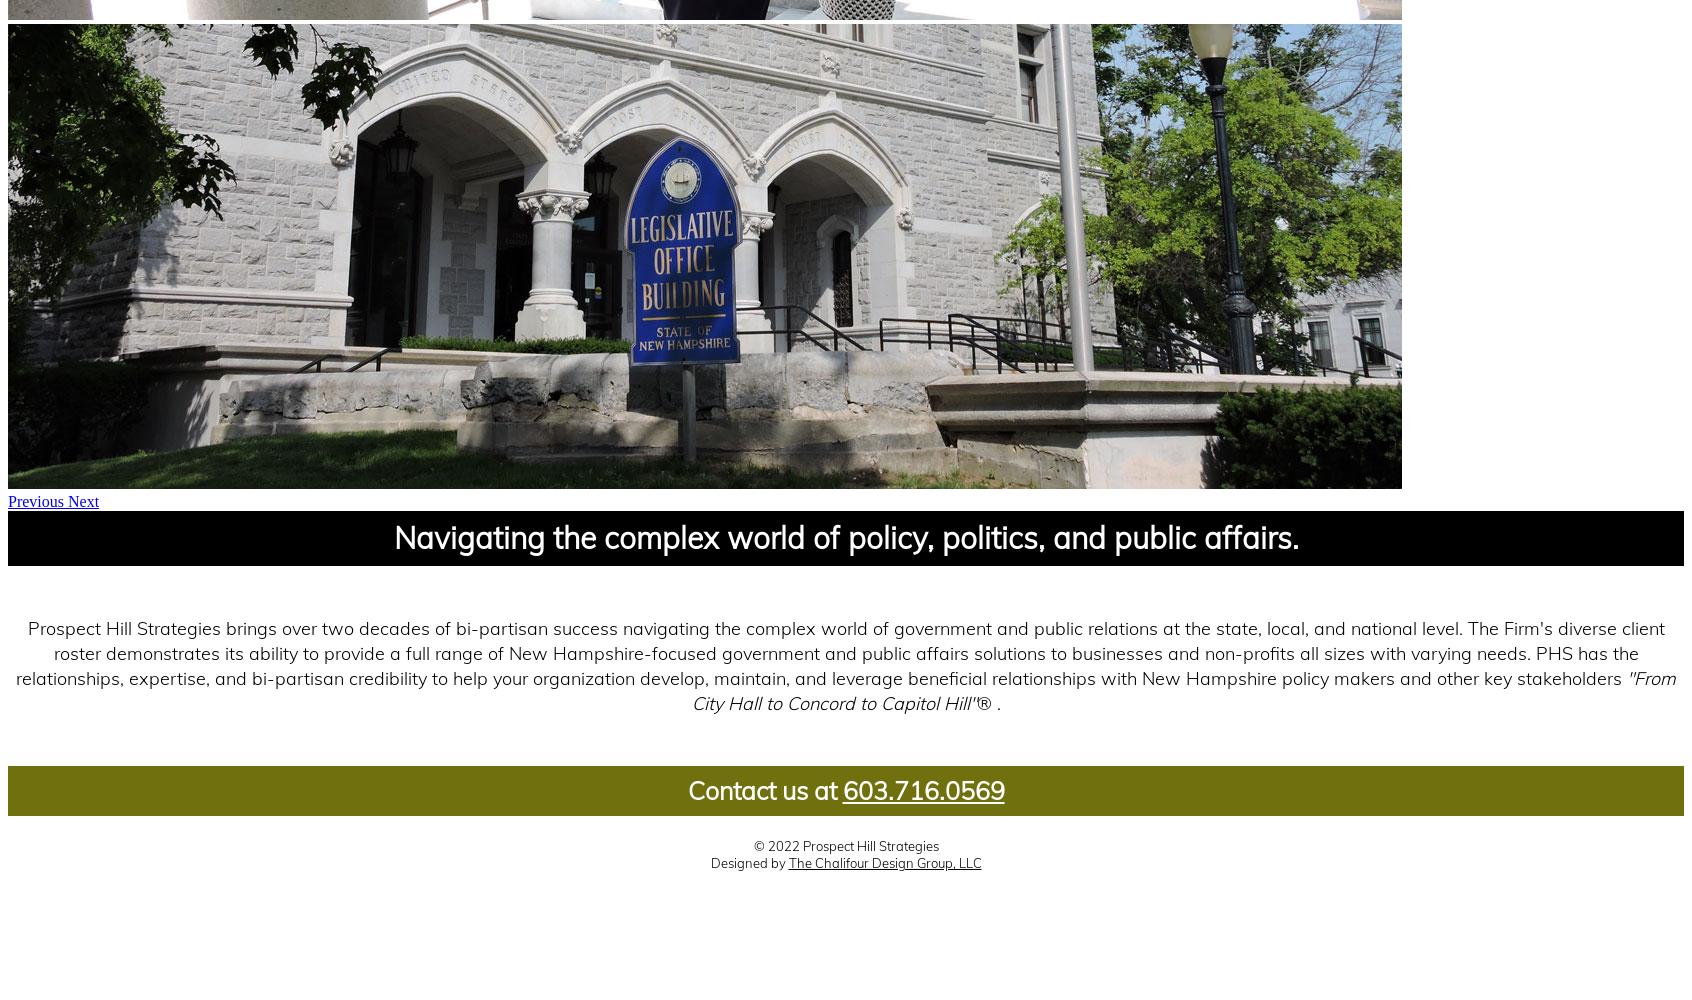 The height and width of the screenshot is (1000, 1692). I want to click on '© 2022 Prospect Hill Strategies', so click(751, 845).